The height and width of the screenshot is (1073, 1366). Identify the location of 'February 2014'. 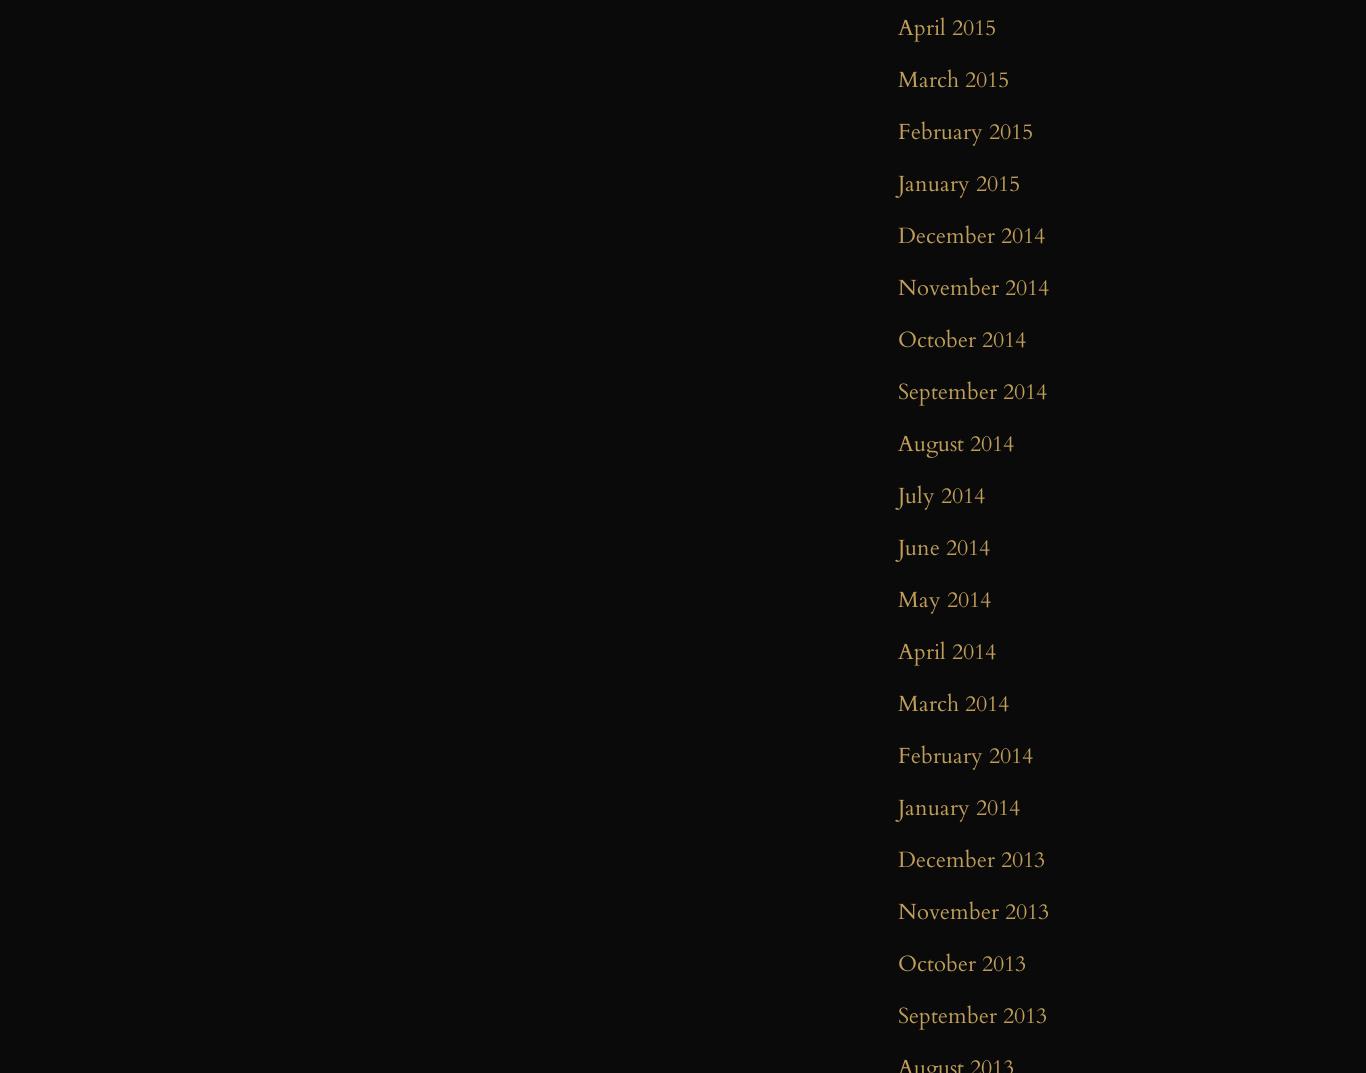
(965, 755).